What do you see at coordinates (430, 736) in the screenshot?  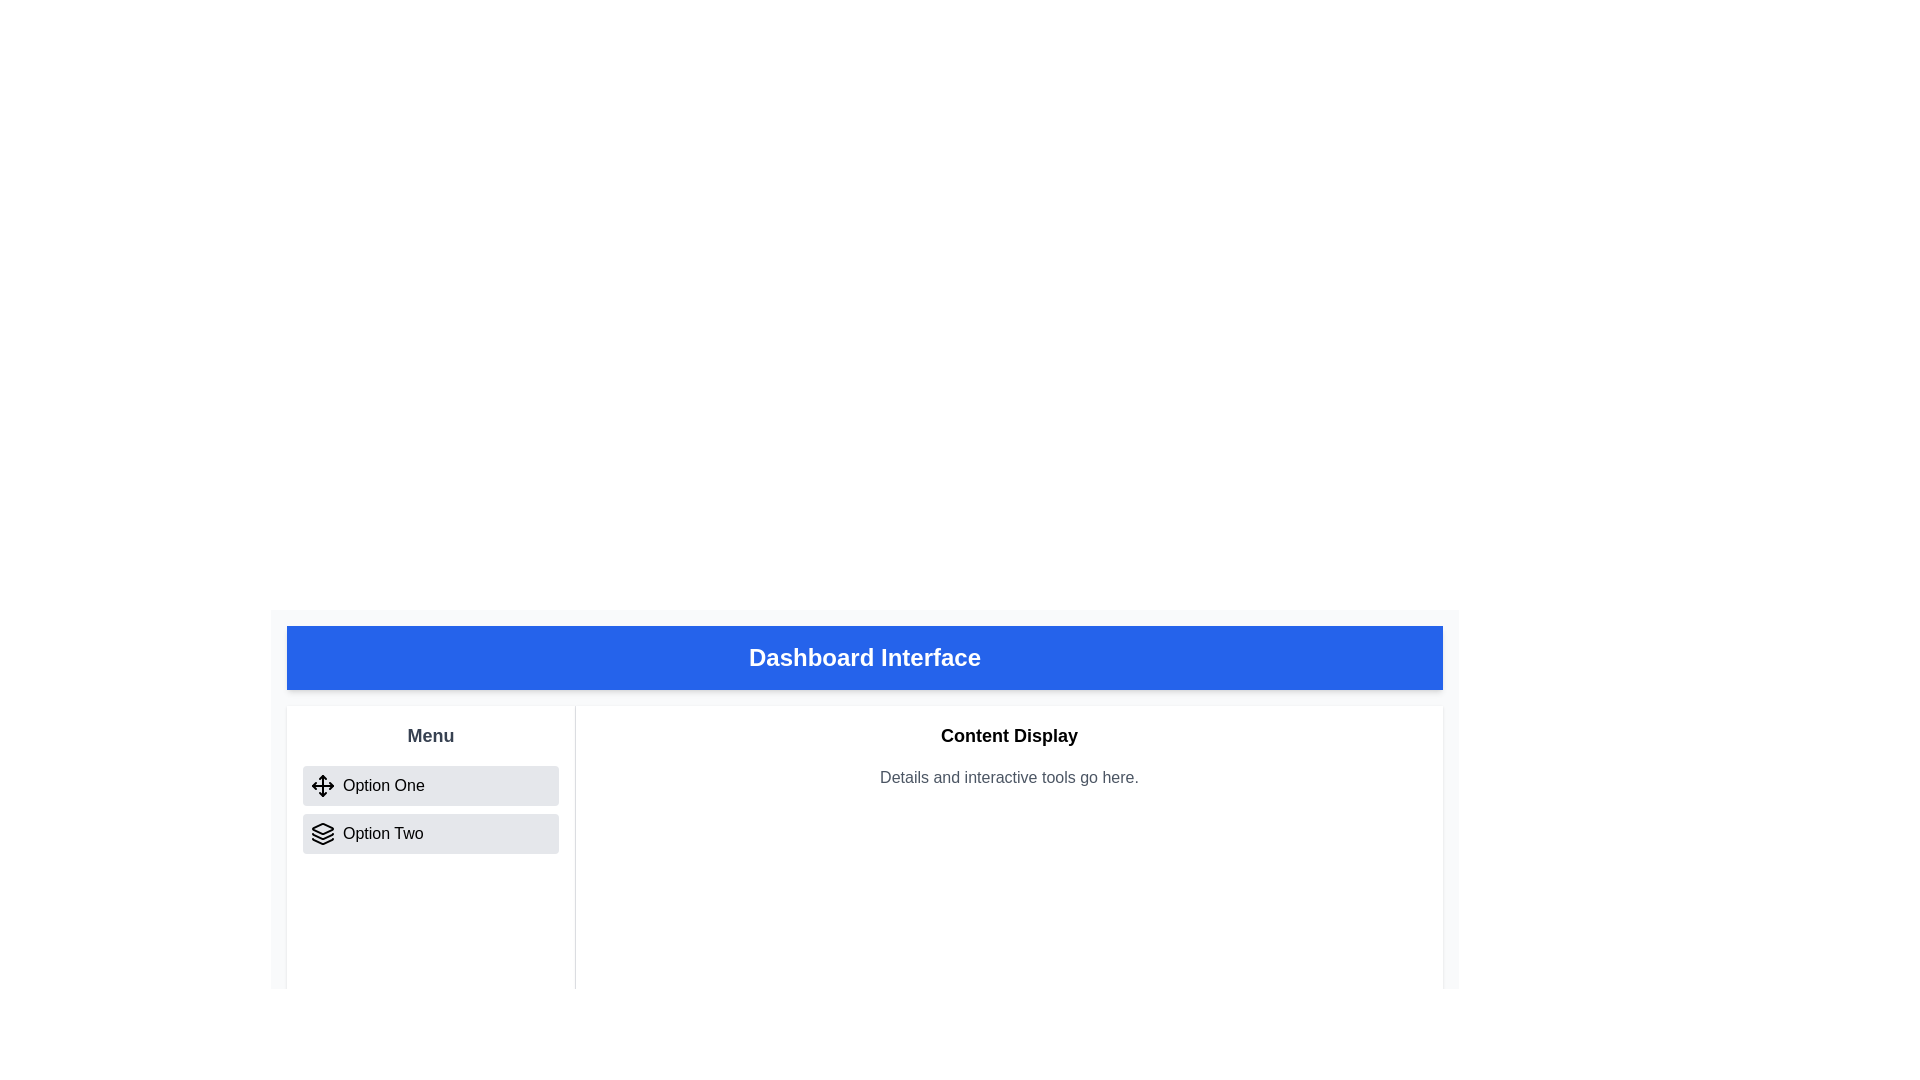 I see `the 'Menu' text label, which is styled with a bold font and gray color, located at the top of the sidebar section` at bounding box center [430, 736].